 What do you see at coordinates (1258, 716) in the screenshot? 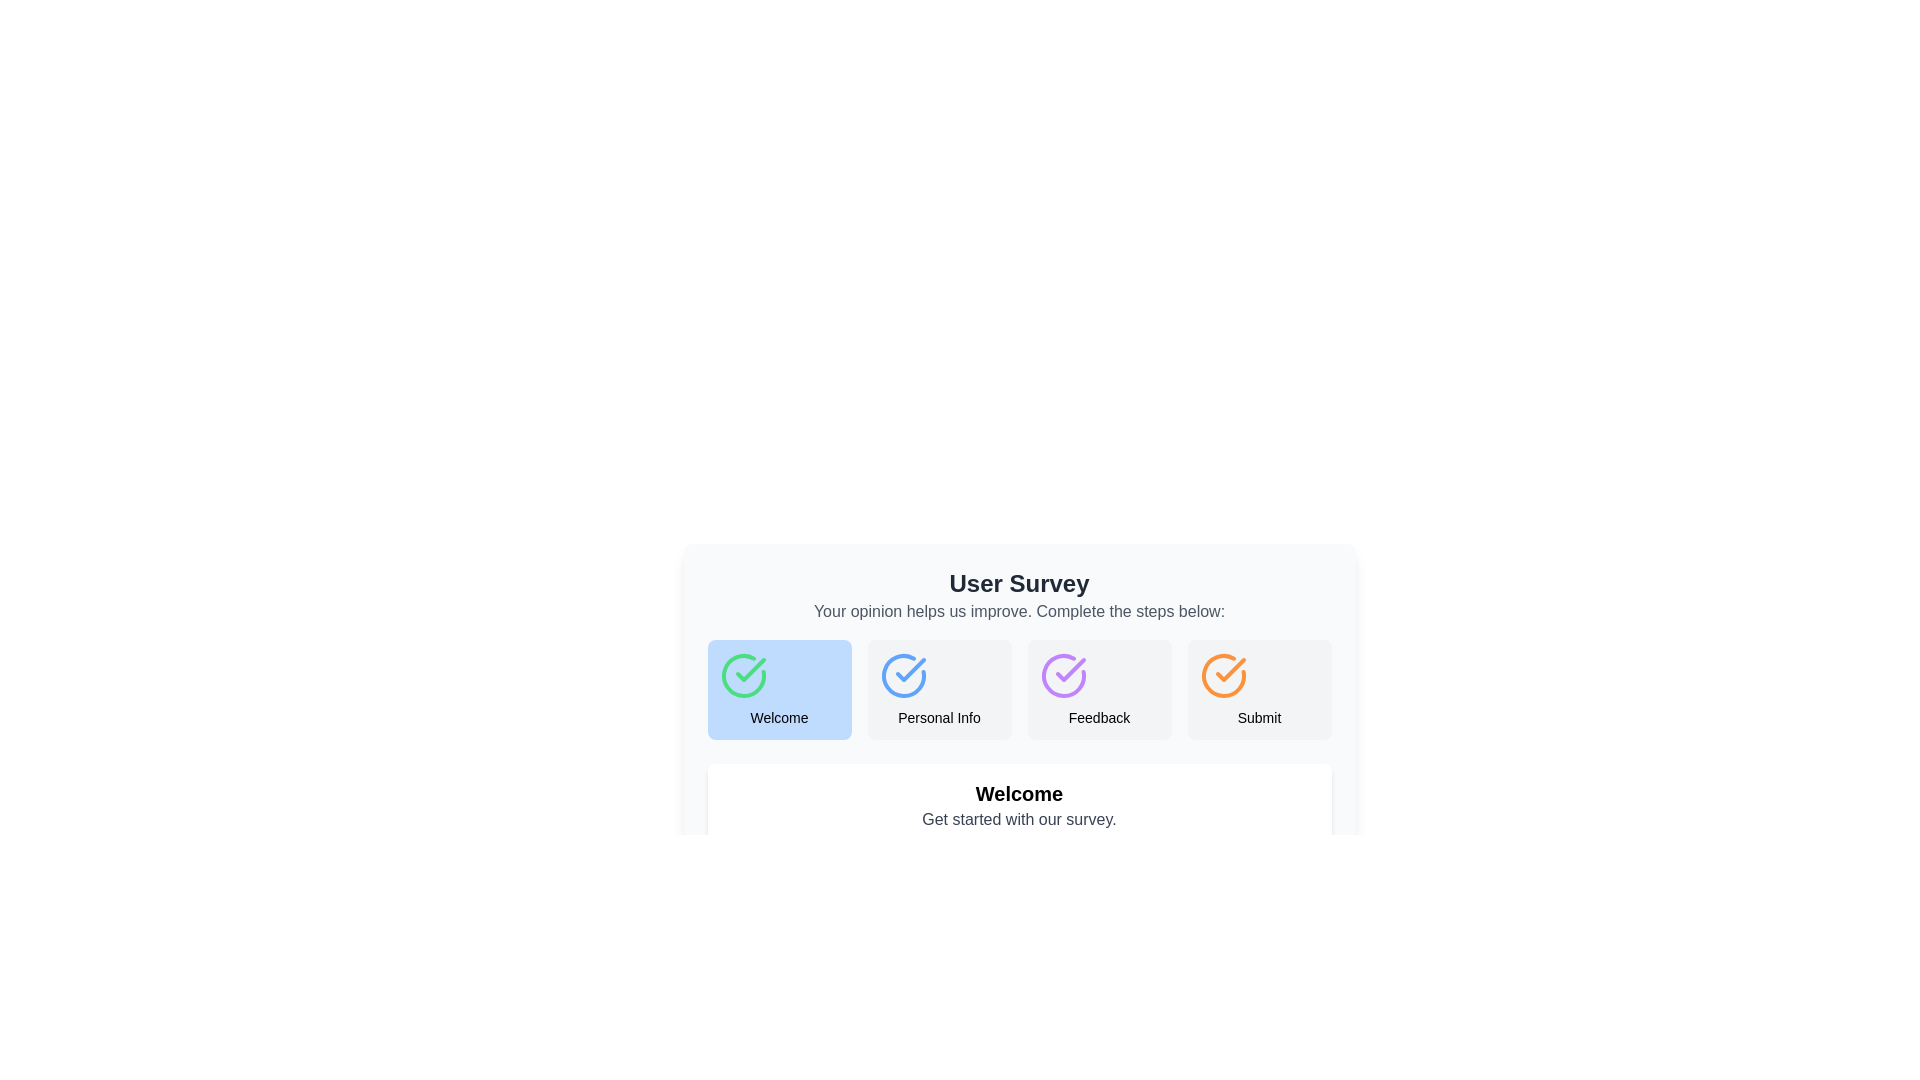
I see `the 'Submit' text label located at the bottom-center of a card, styled with a medium font size and accompanied by a colorful checkmark icon above it` at bounding box center [1258, 716].